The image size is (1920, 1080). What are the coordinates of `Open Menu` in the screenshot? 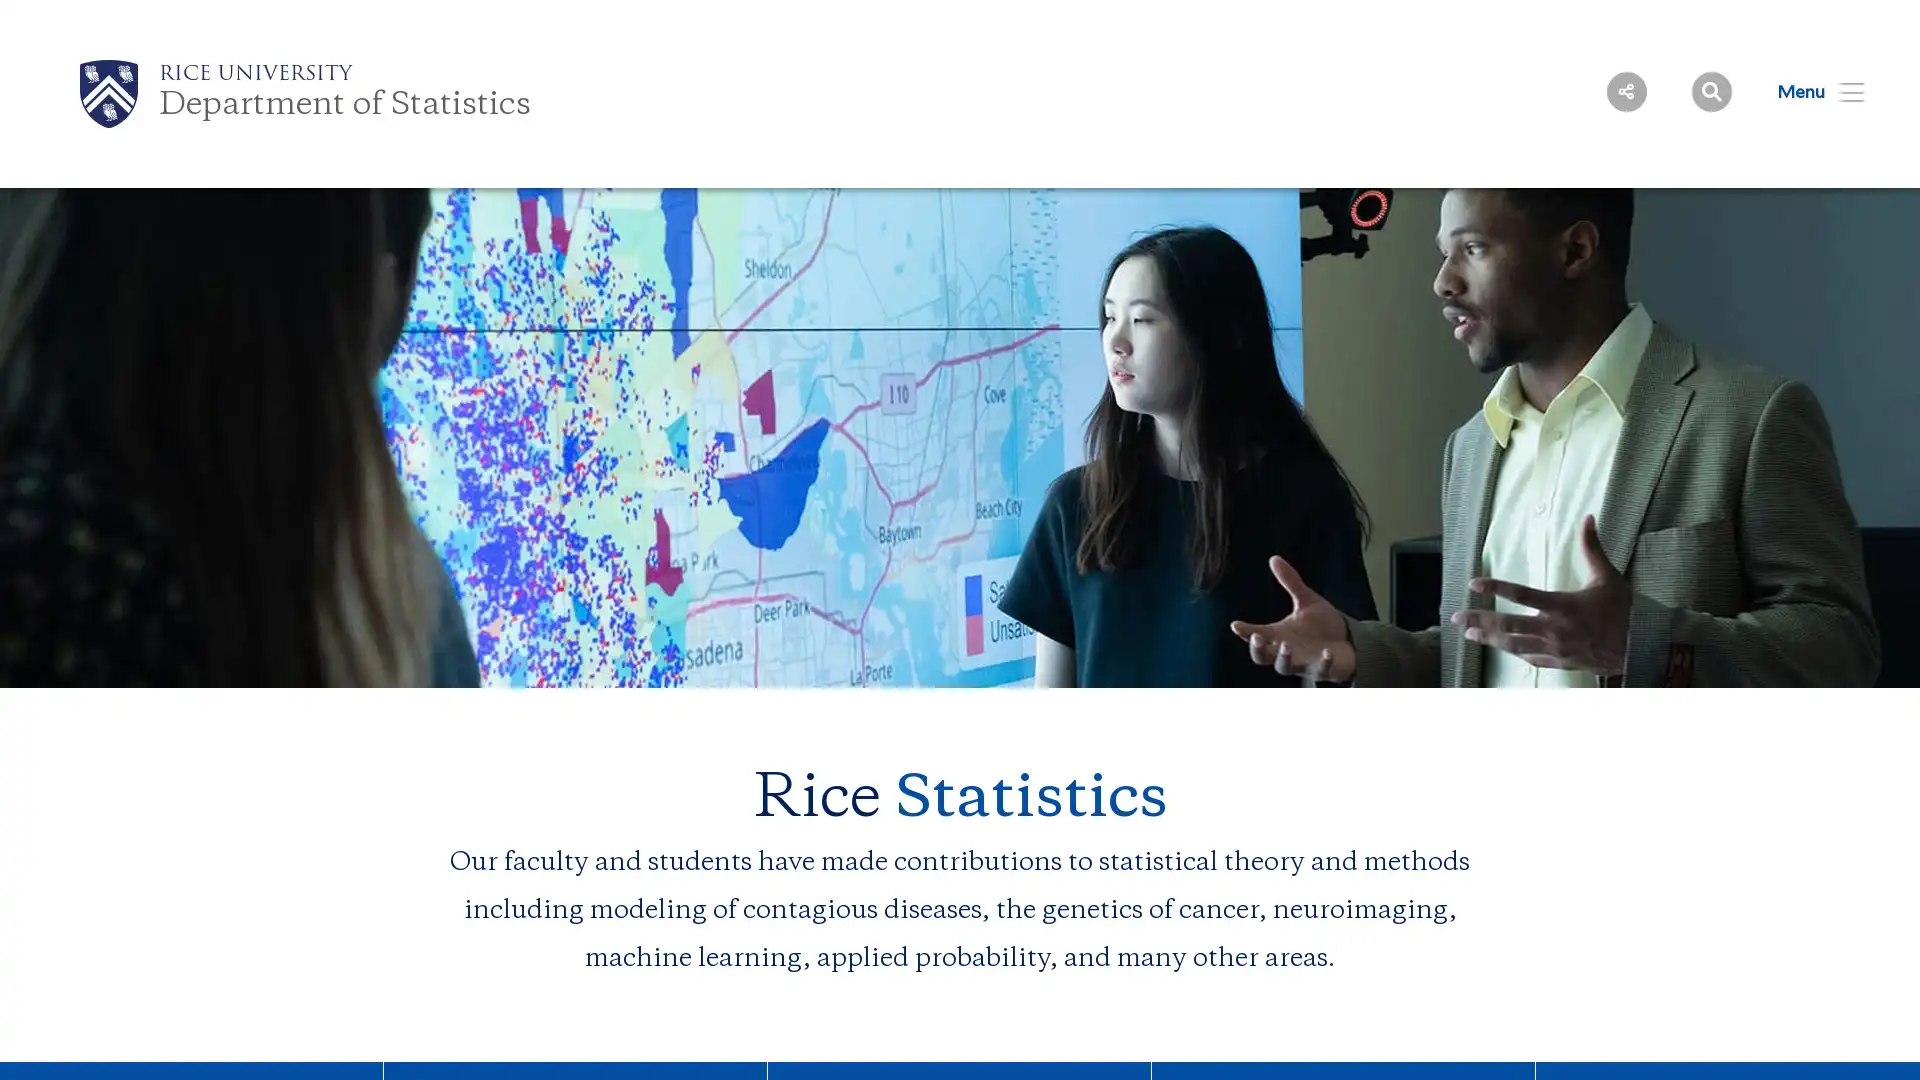 It's located at (1808, 91).